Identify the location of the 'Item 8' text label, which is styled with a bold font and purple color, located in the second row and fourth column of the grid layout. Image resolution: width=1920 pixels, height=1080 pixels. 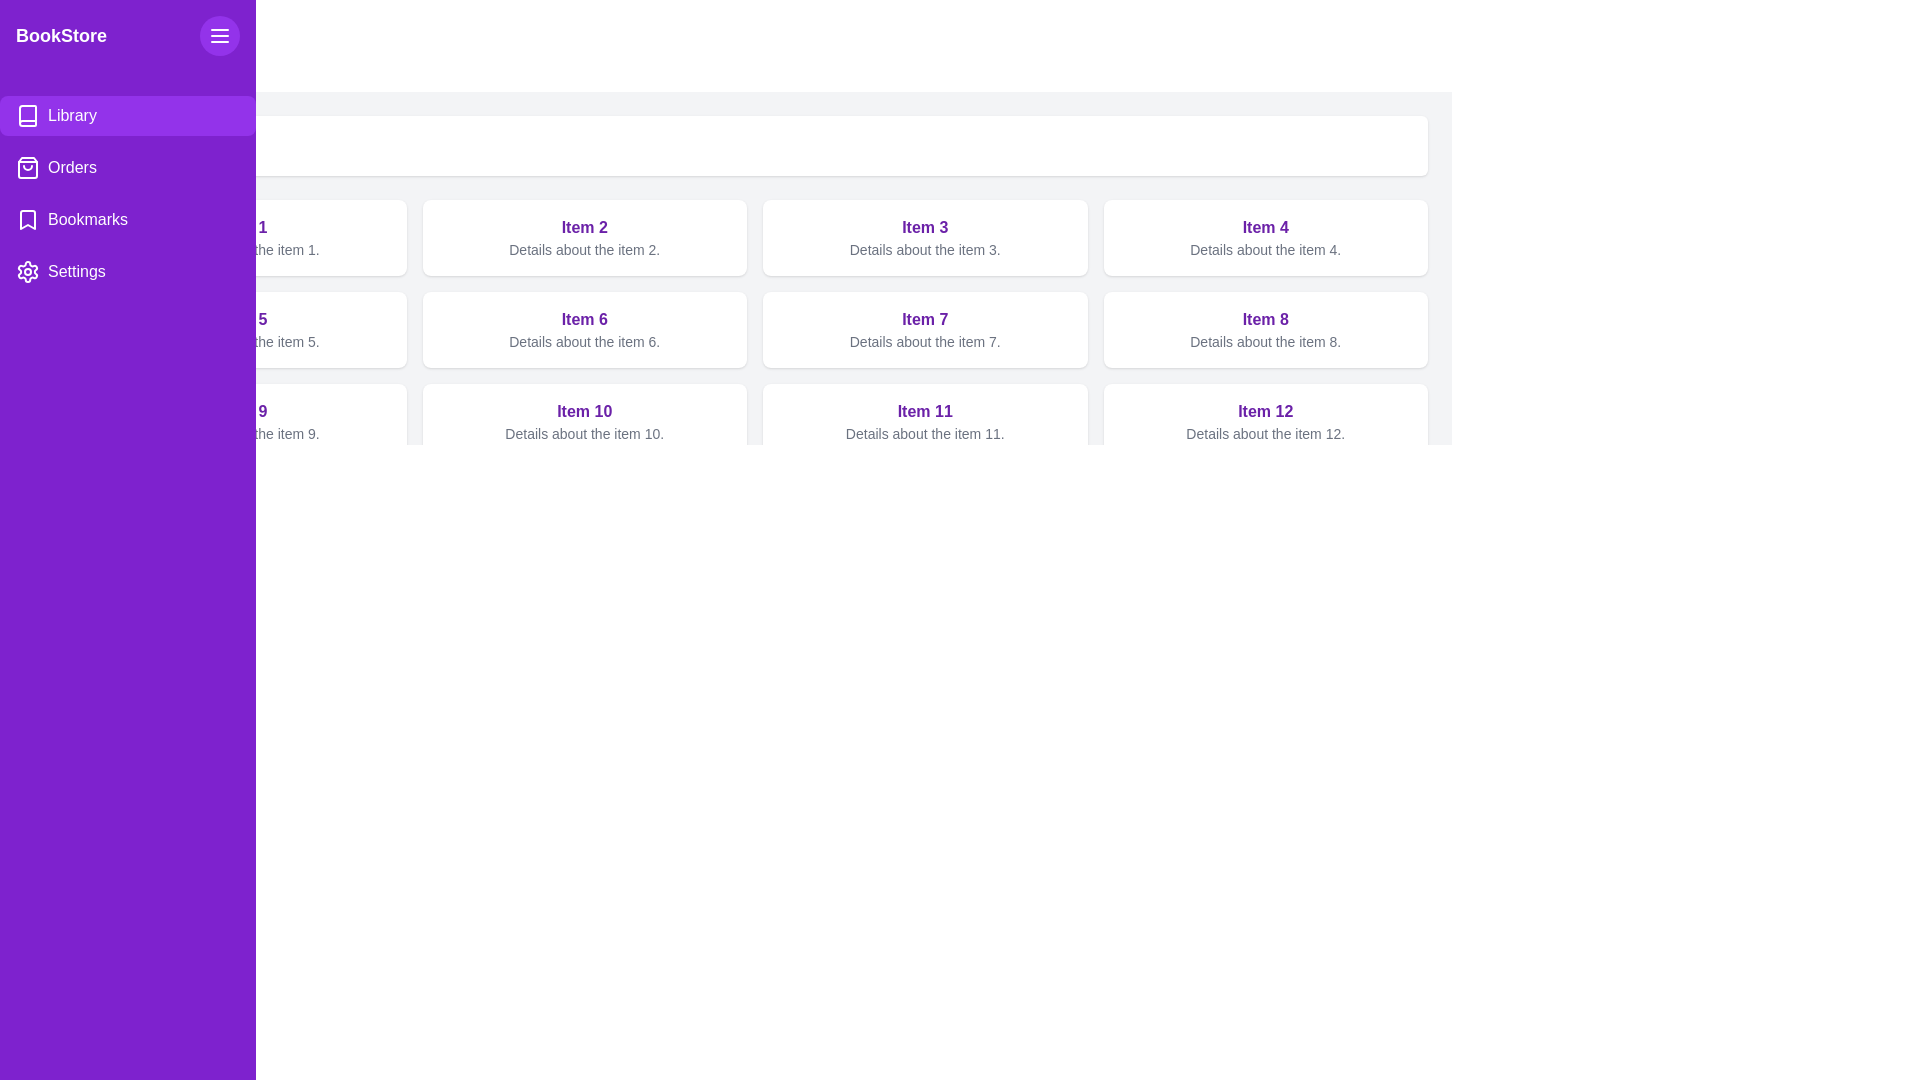
(1264, 319).